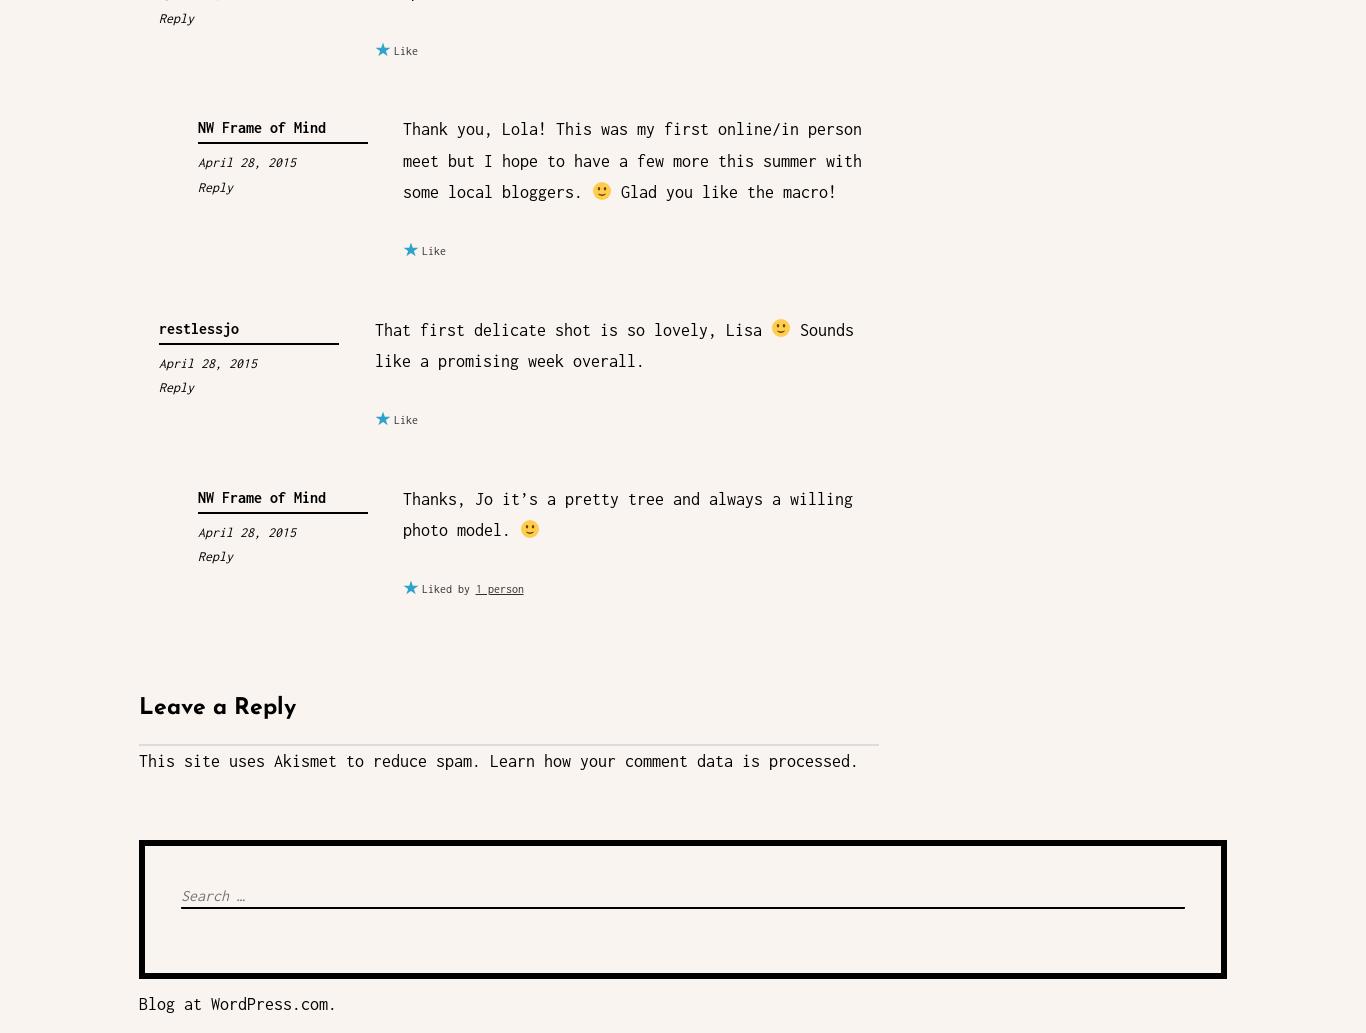 This screenshot has height=1033, width=1366. I want to click on 'This site uses Akismet to reduce spam.', so click(138, 759).